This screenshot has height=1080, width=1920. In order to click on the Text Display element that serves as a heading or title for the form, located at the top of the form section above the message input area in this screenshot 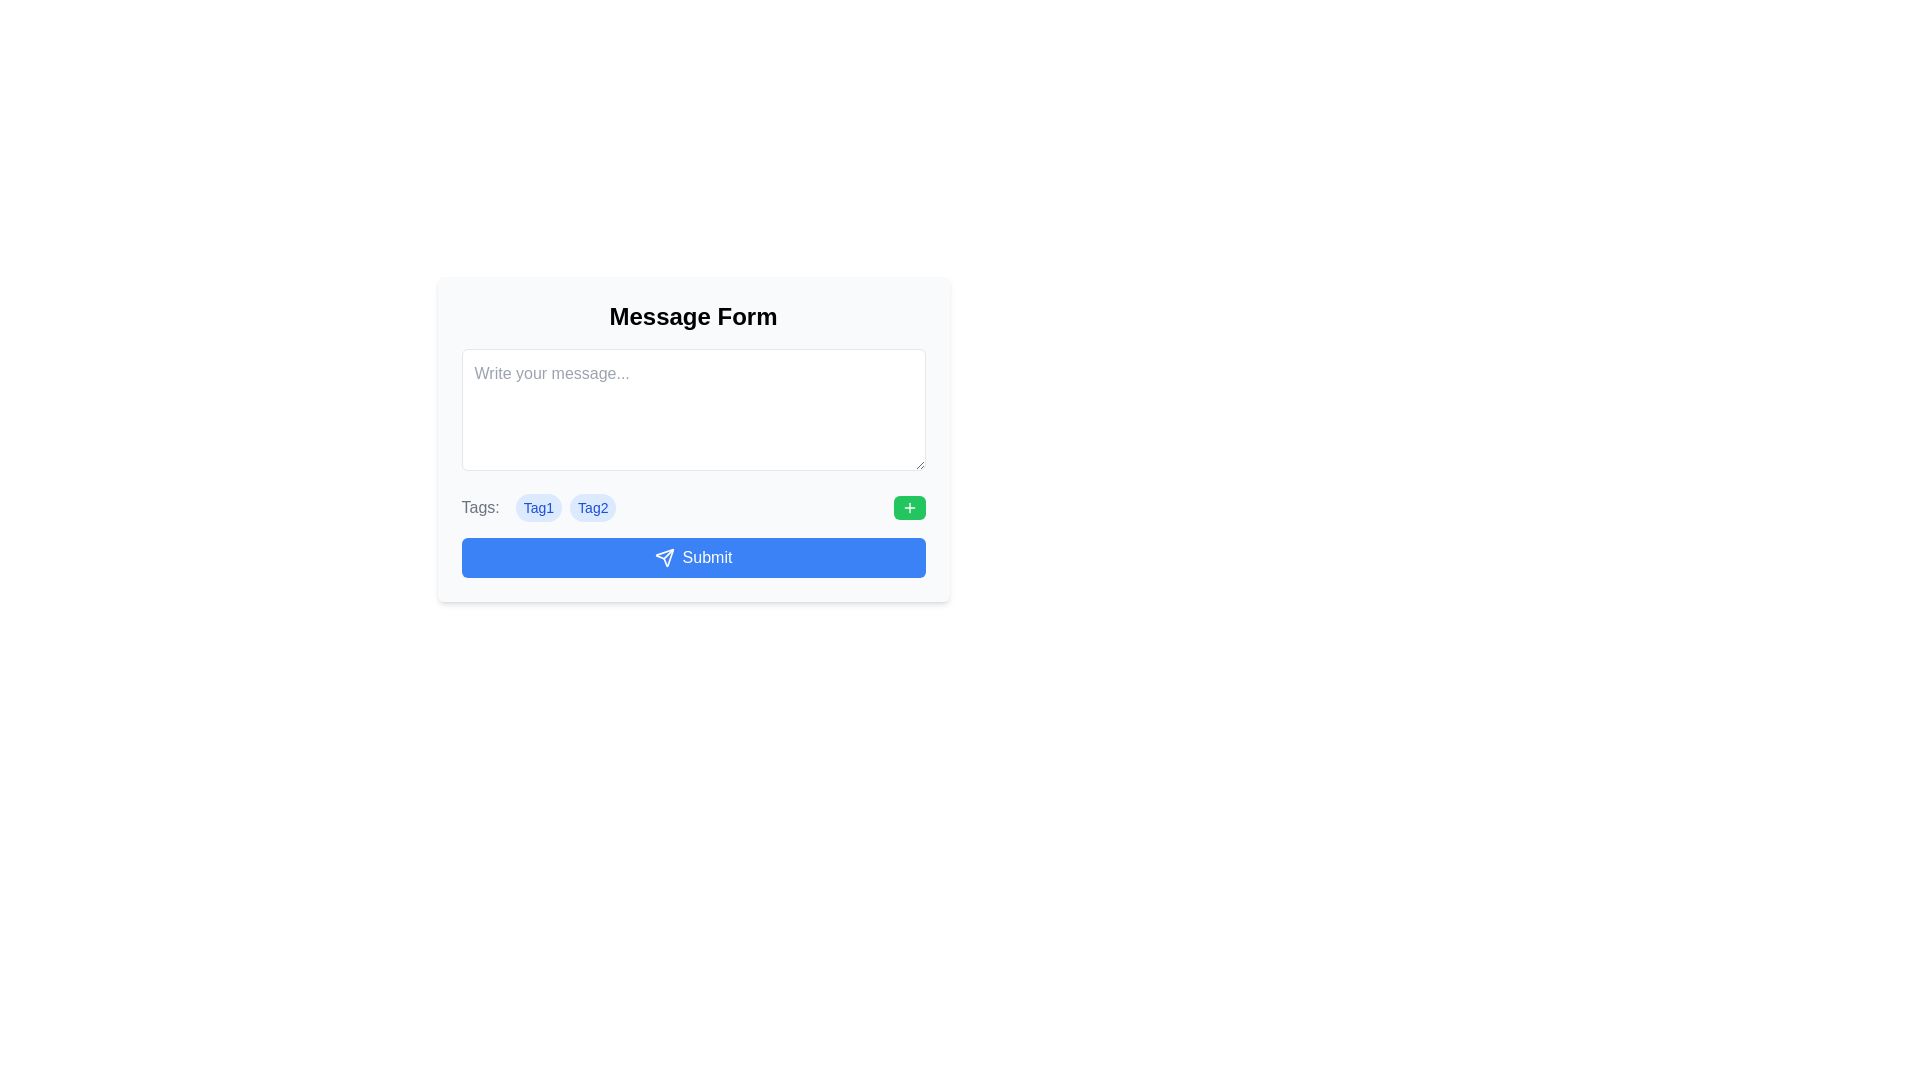, I will do `click(693, 315)`.